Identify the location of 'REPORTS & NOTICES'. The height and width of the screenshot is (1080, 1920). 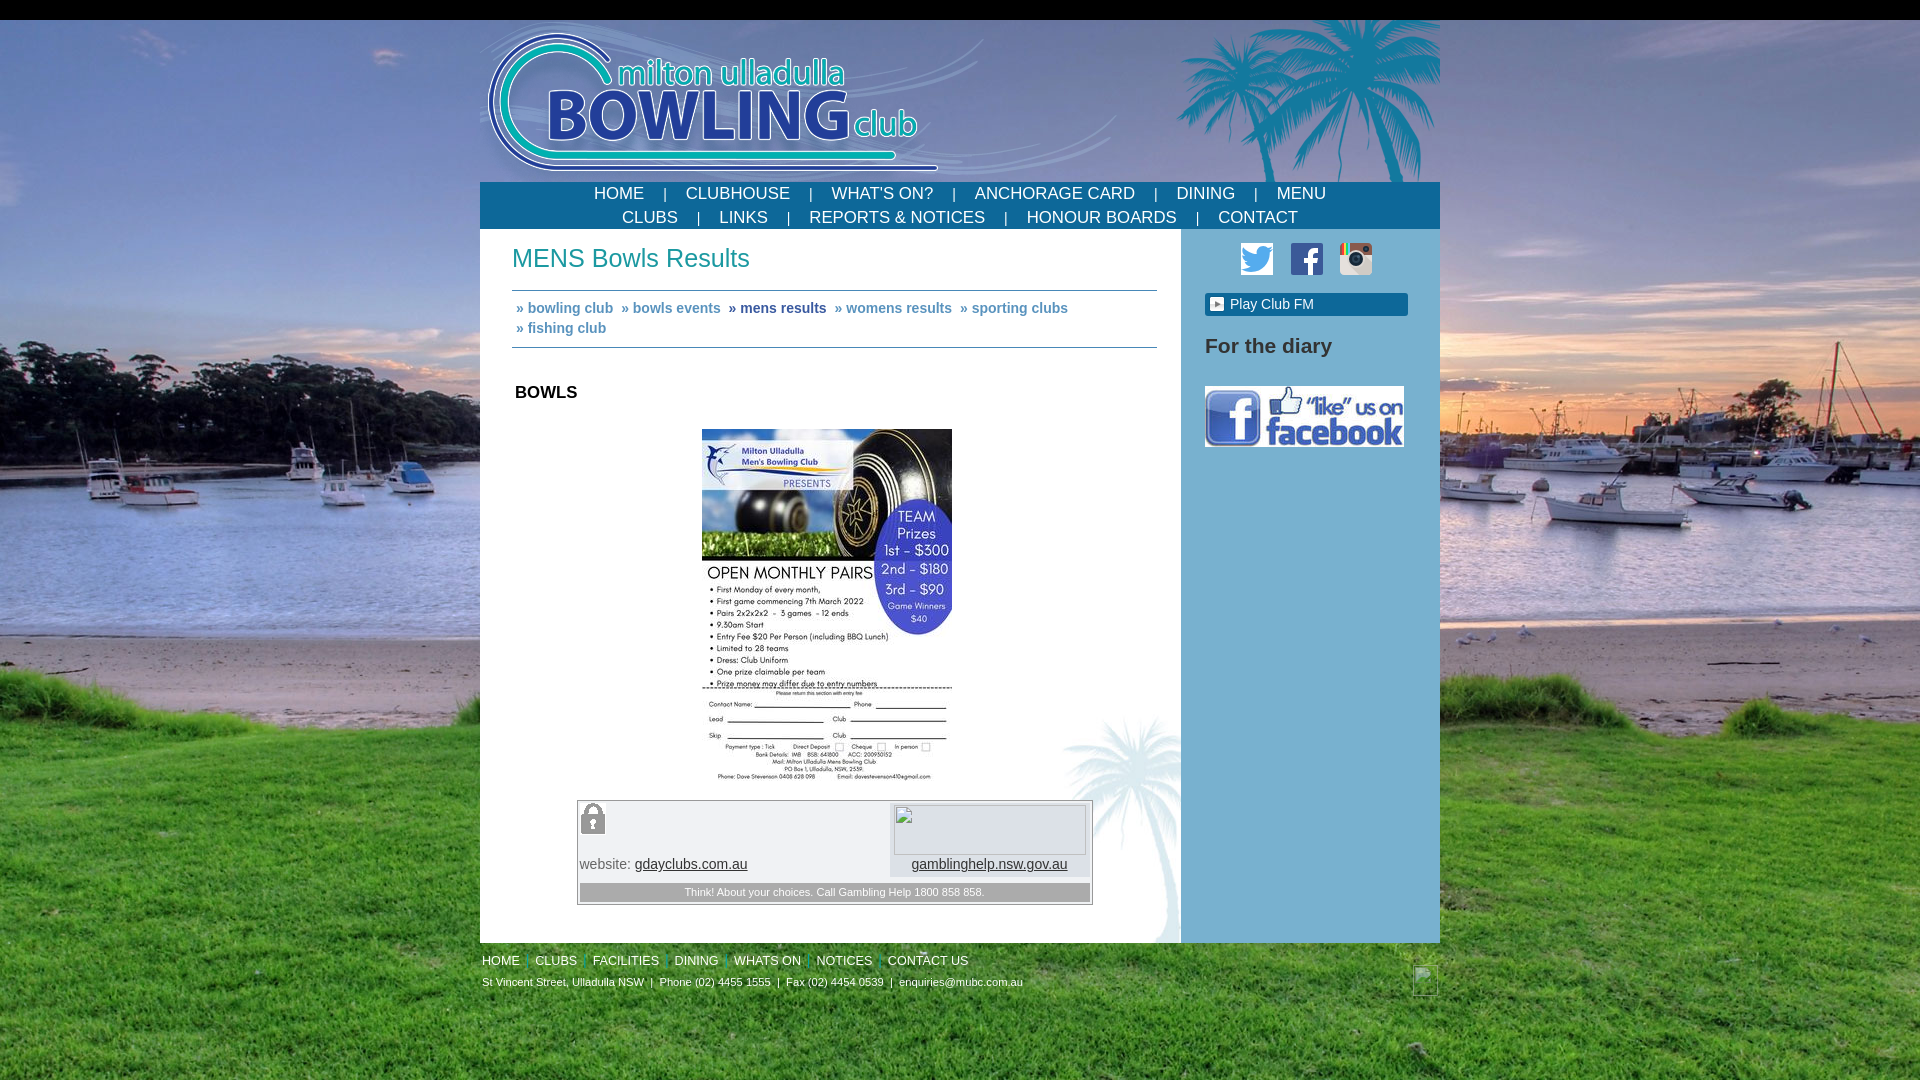
(792, 217).